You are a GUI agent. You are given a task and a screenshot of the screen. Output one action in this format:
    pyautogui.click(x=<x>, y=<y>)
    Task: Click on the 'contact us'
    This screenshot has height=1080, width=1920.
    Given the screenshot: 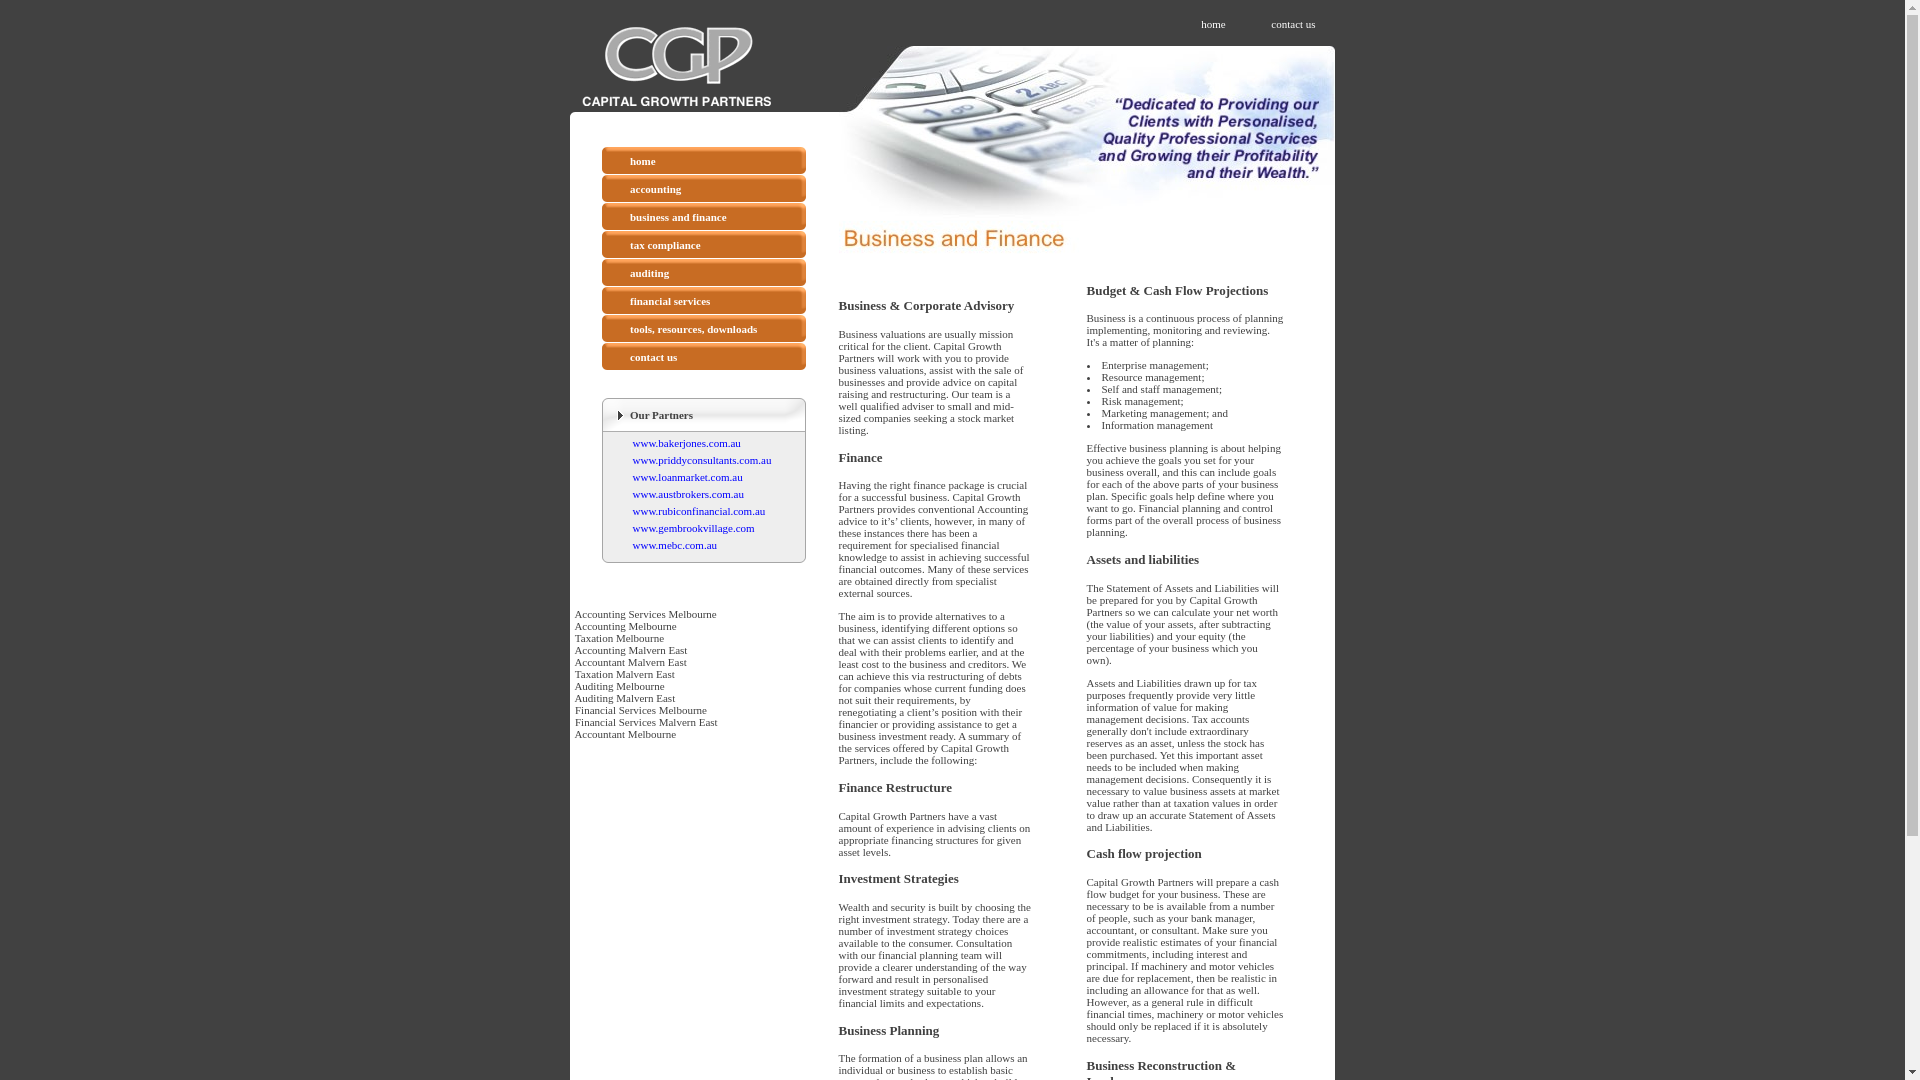 What is the action you would take?
    pyautogui.click(x=653, y=356)
    